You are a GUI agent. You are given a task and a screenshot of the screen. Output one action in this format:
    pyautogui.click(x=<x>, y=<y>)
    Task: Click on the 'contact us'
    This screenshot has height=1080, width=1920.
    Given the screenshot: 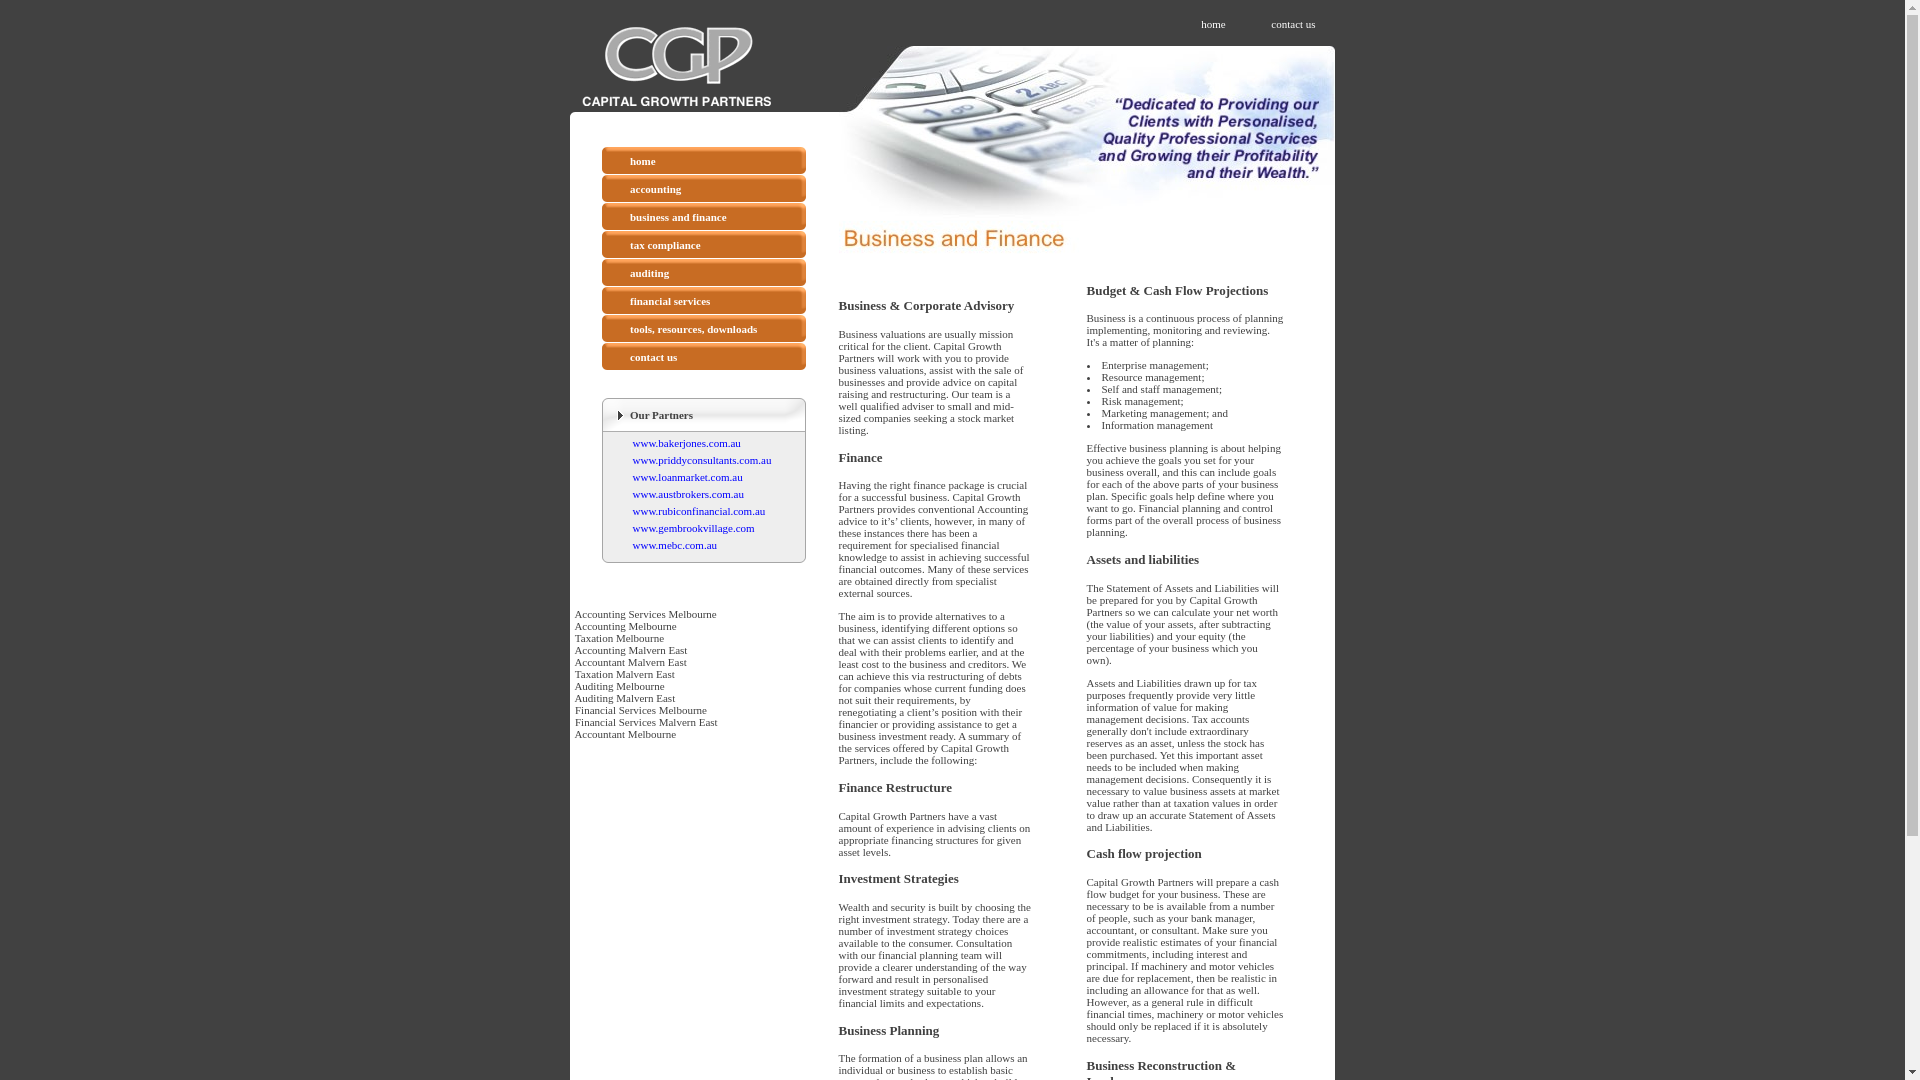 What is the action you would take?
    pyautogui.click(x=653, y=356)
    